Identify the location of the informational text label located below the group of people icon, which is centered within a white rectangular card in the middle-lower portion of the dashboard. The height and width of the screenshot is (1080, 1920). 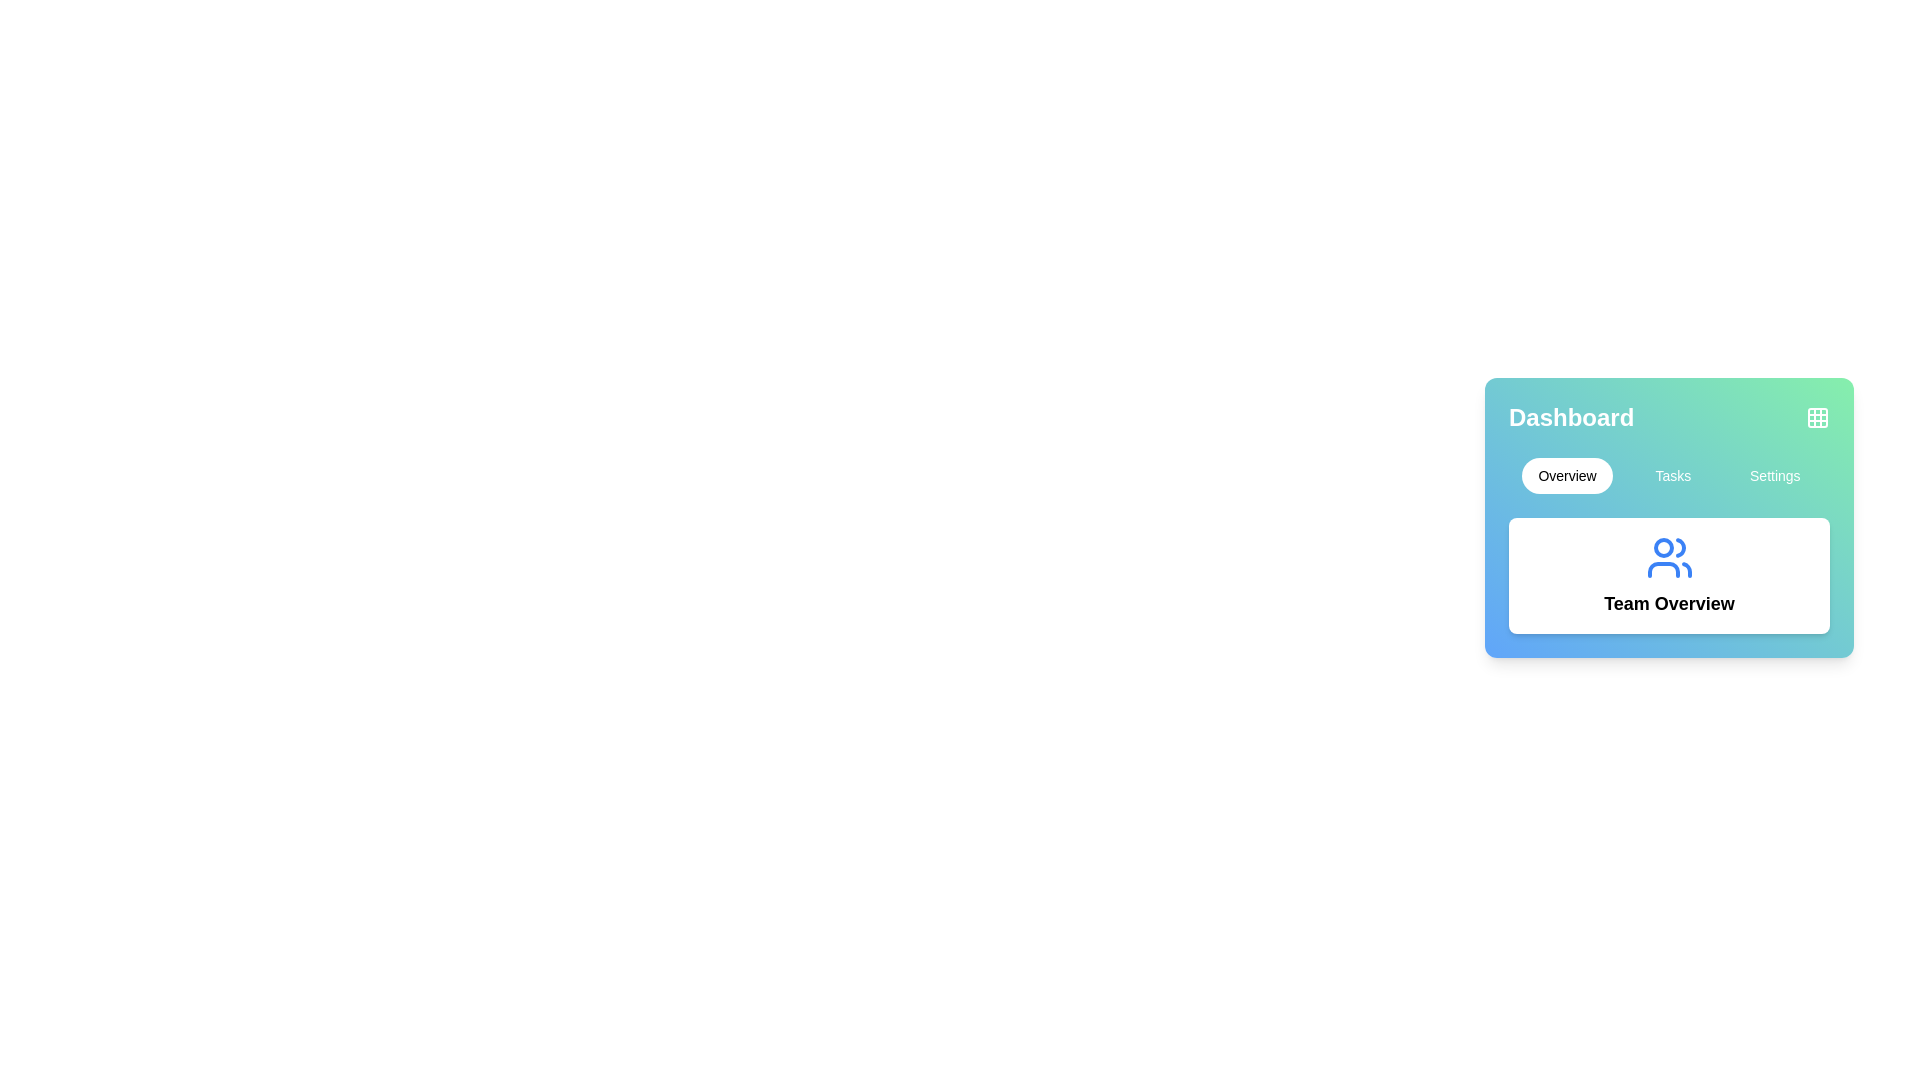
(1669, 603).